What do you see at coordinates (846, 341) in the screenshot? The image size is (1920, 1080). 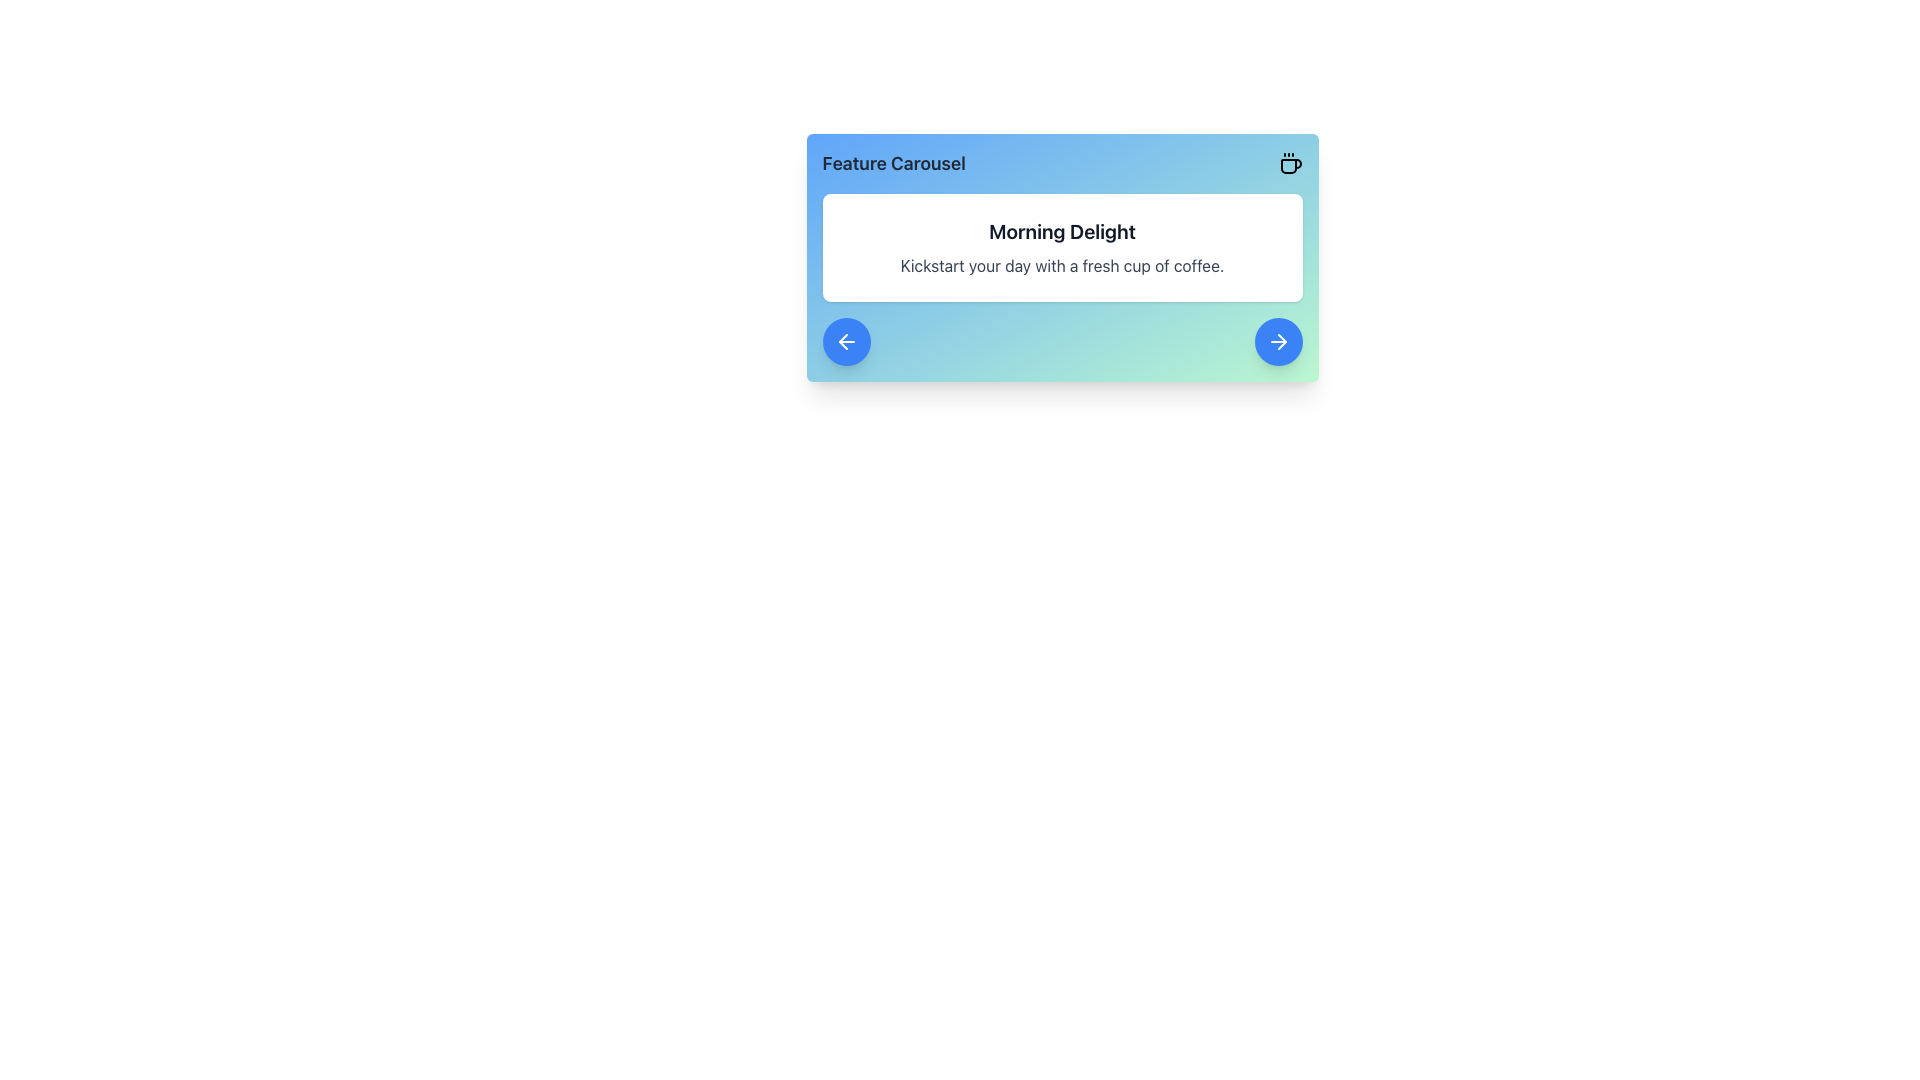 I see `the navigation arrow icon located within the blue circular button on the left side of the blue gradient card` at bounding box center [846, 341].